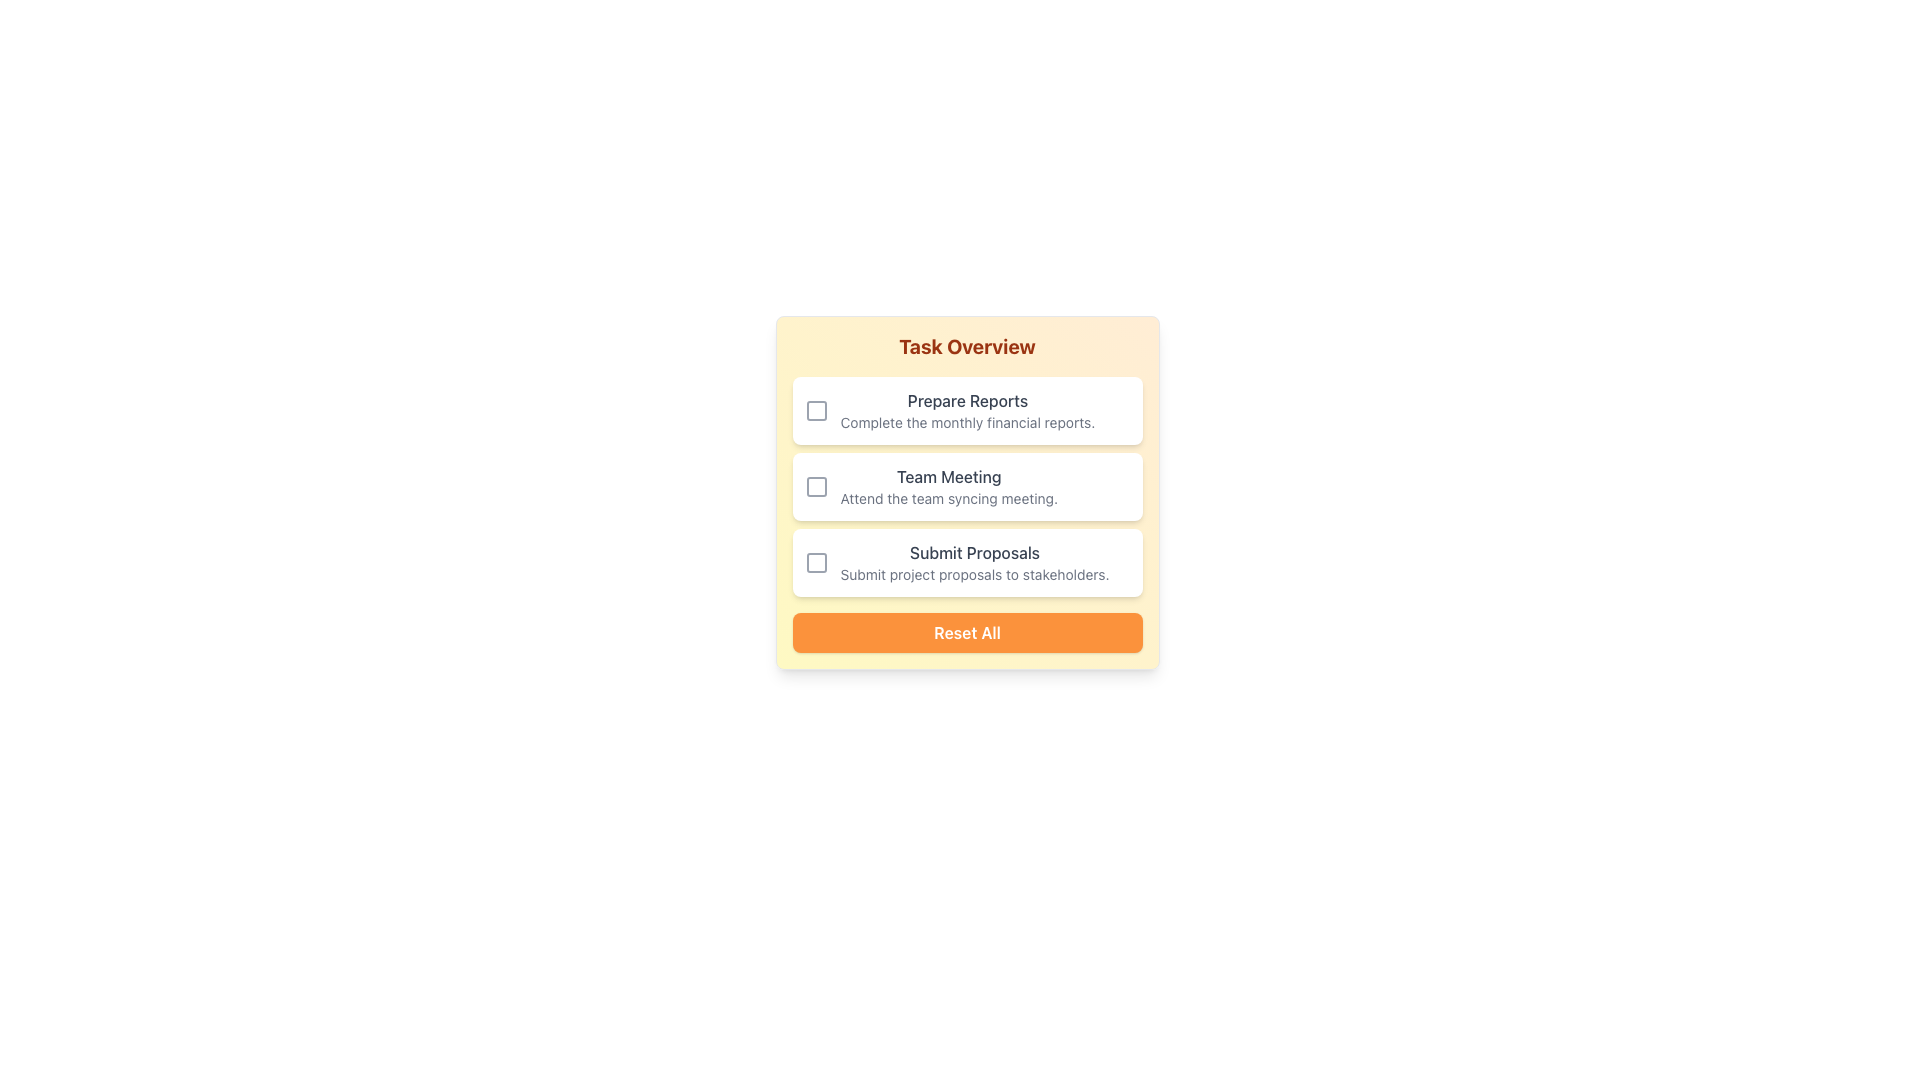 The image size is (1920, 1080). What do you see at coordinates (816, 410) in the screenshot?
I see `the status icon located to the left of the 'Prepare Reports' text in the task card within the 'Task Overview' section to interact or mark the task` at bounding box center [816, 410].